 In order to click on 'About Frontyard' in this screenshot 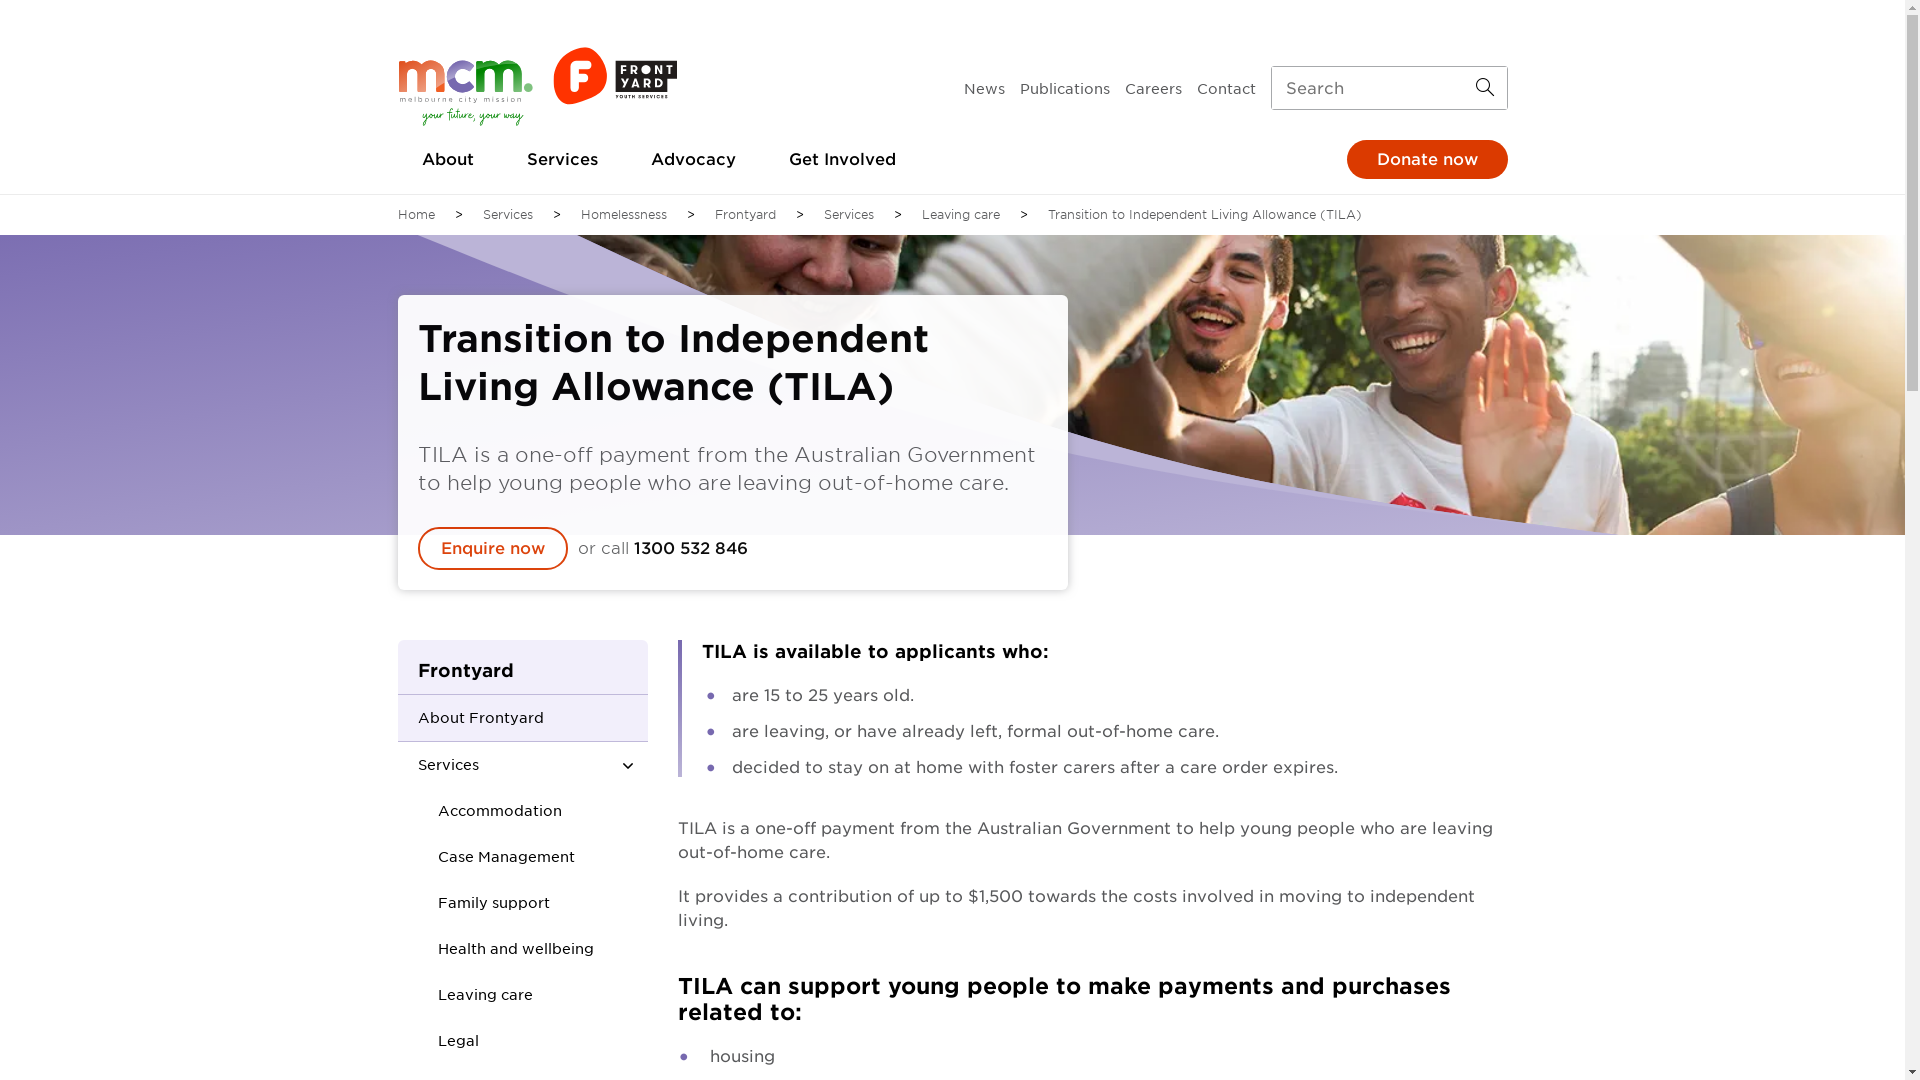, I will do `click(398, 716)`.